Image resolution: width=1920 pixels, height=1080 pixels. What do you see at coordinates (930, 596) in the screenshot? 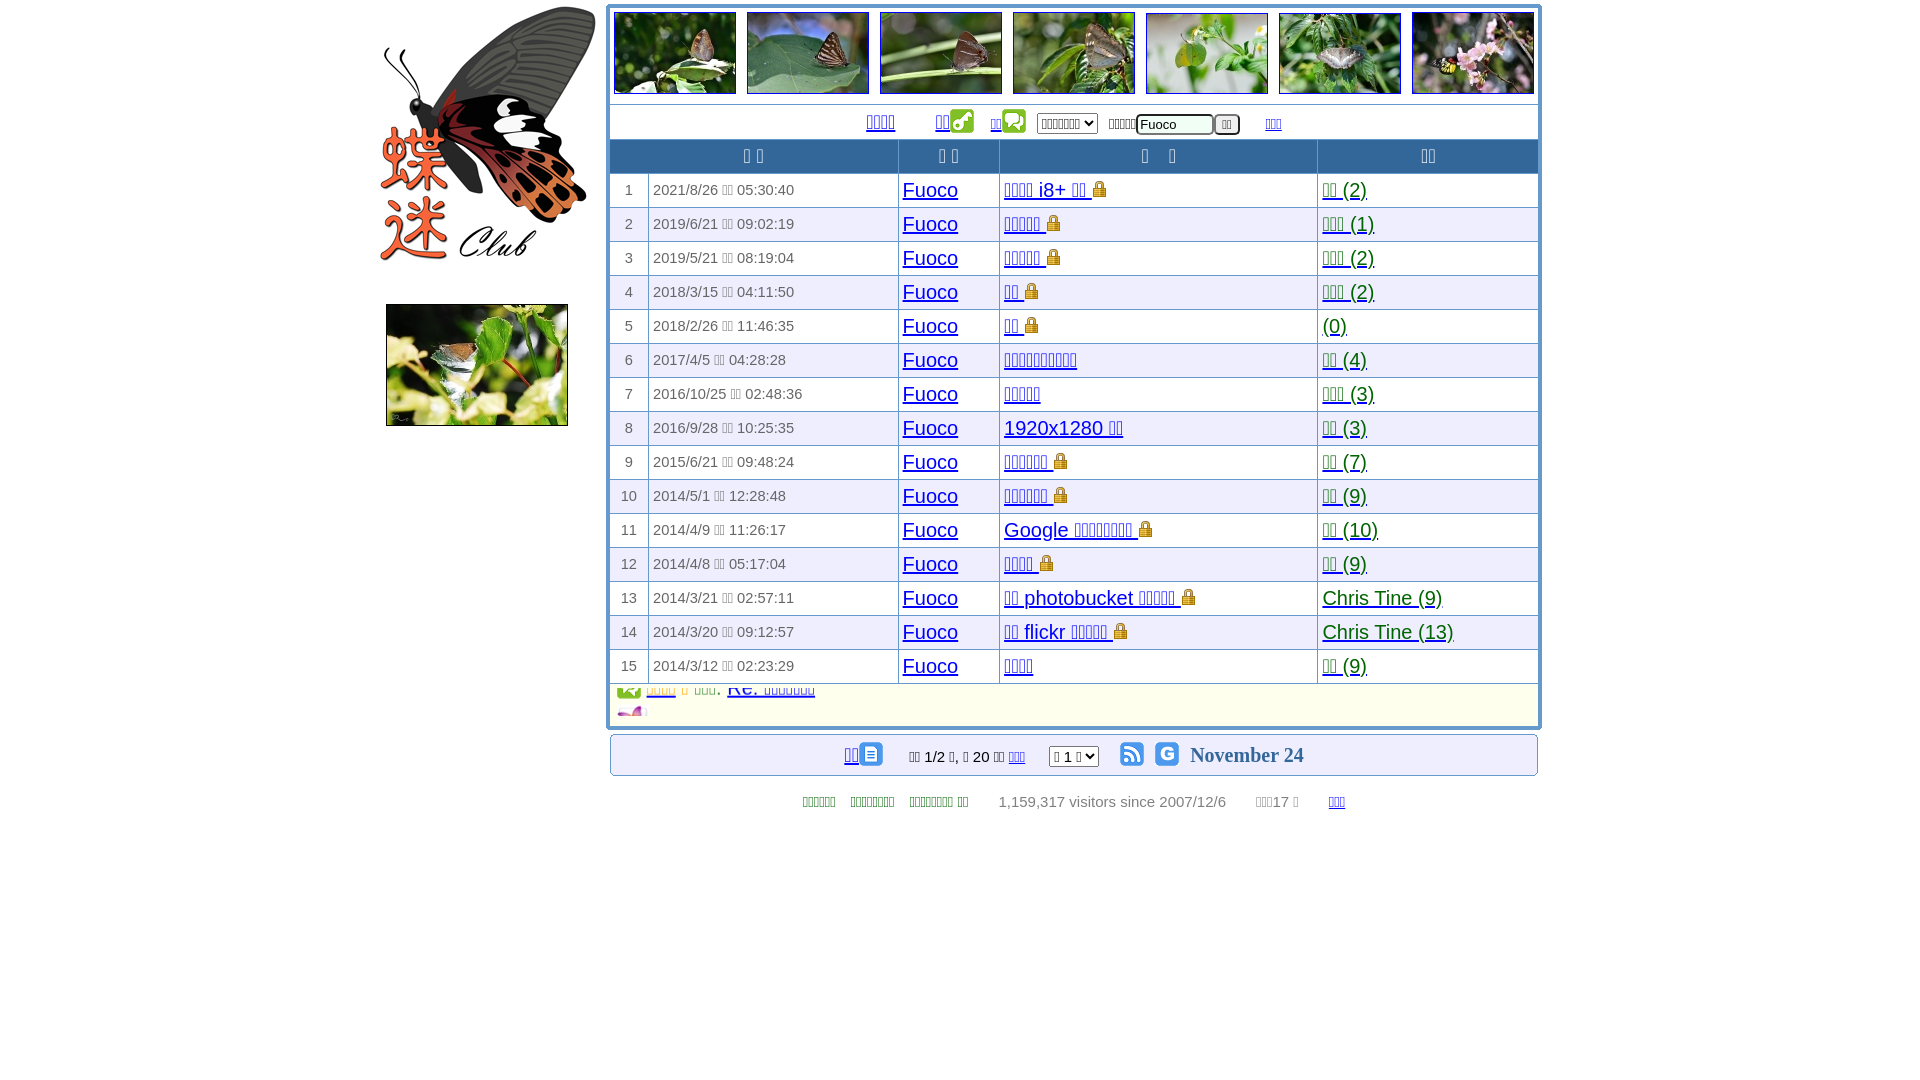
I see `'Fuoco'` at bounding box center [930, 596].